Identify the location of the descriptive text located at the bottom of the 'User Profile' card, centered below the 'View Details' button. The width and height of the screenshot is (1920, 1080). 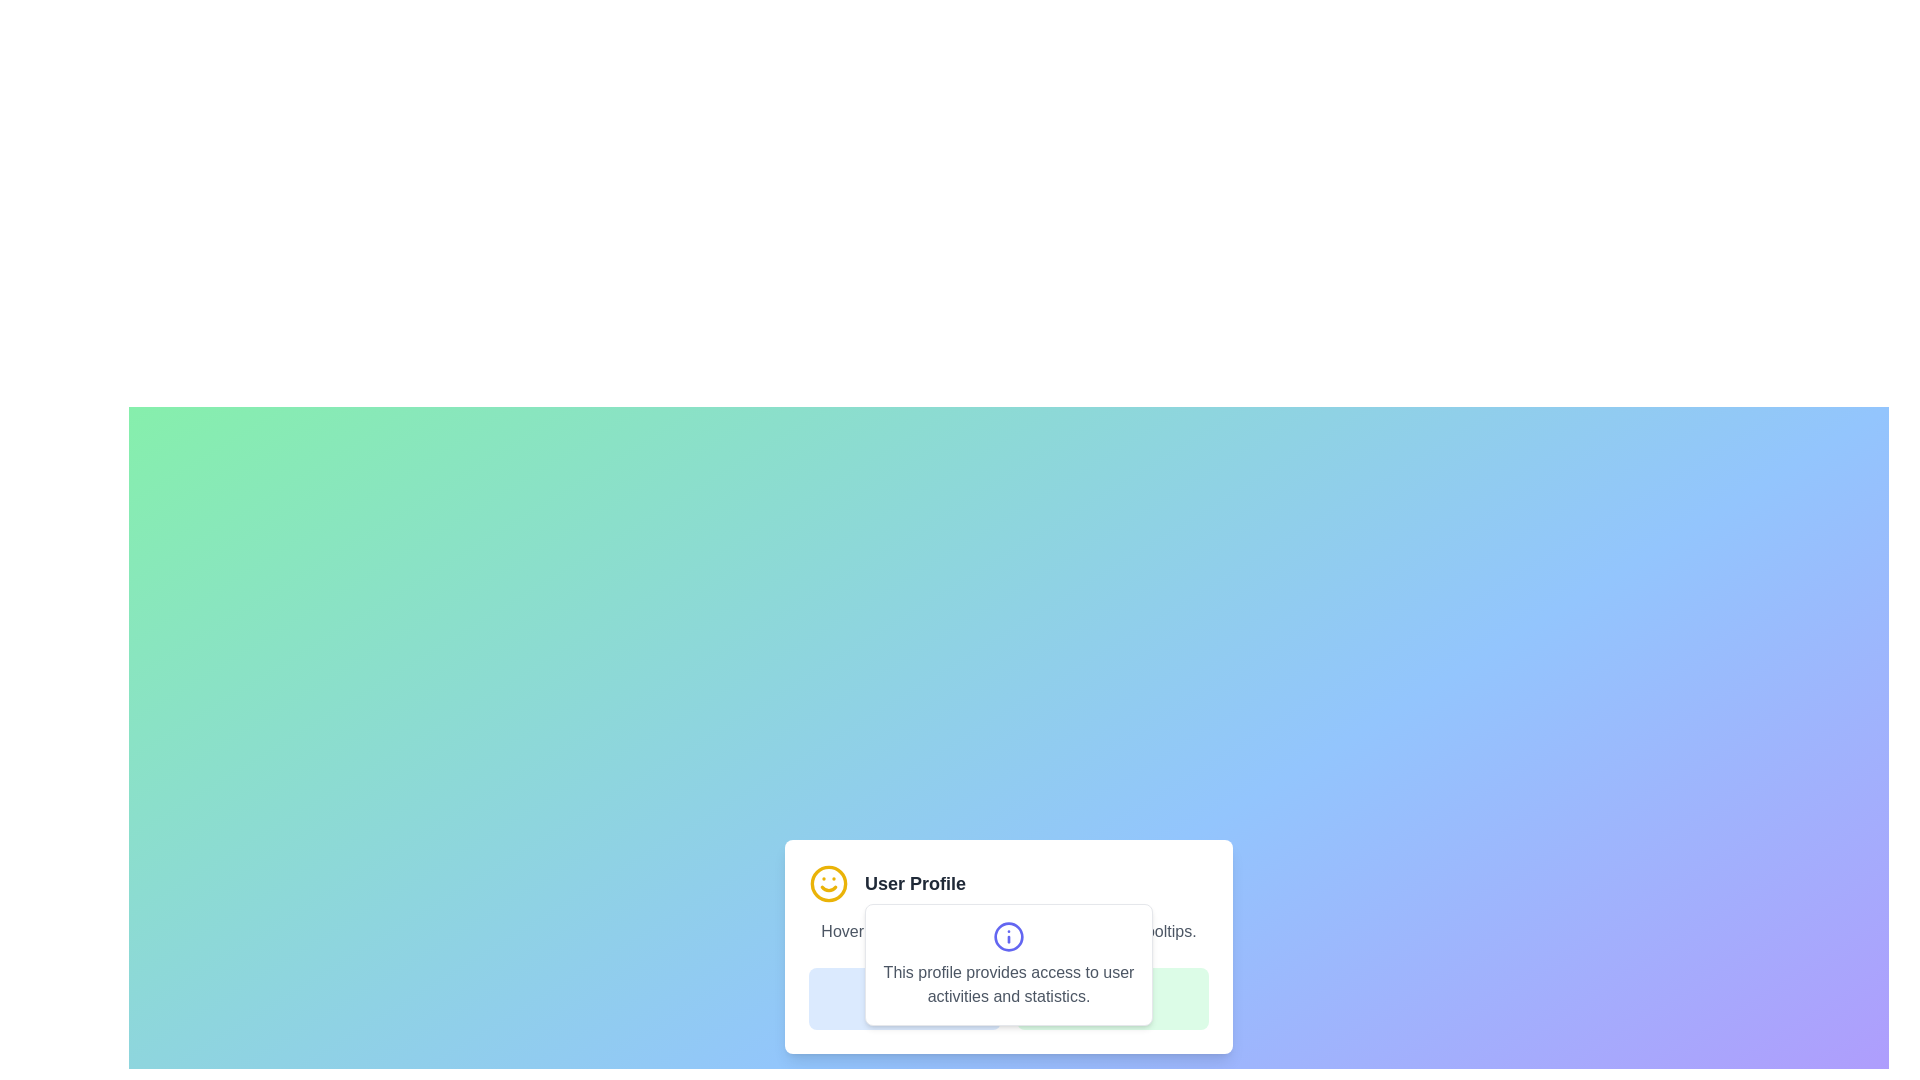
(1008, 999).